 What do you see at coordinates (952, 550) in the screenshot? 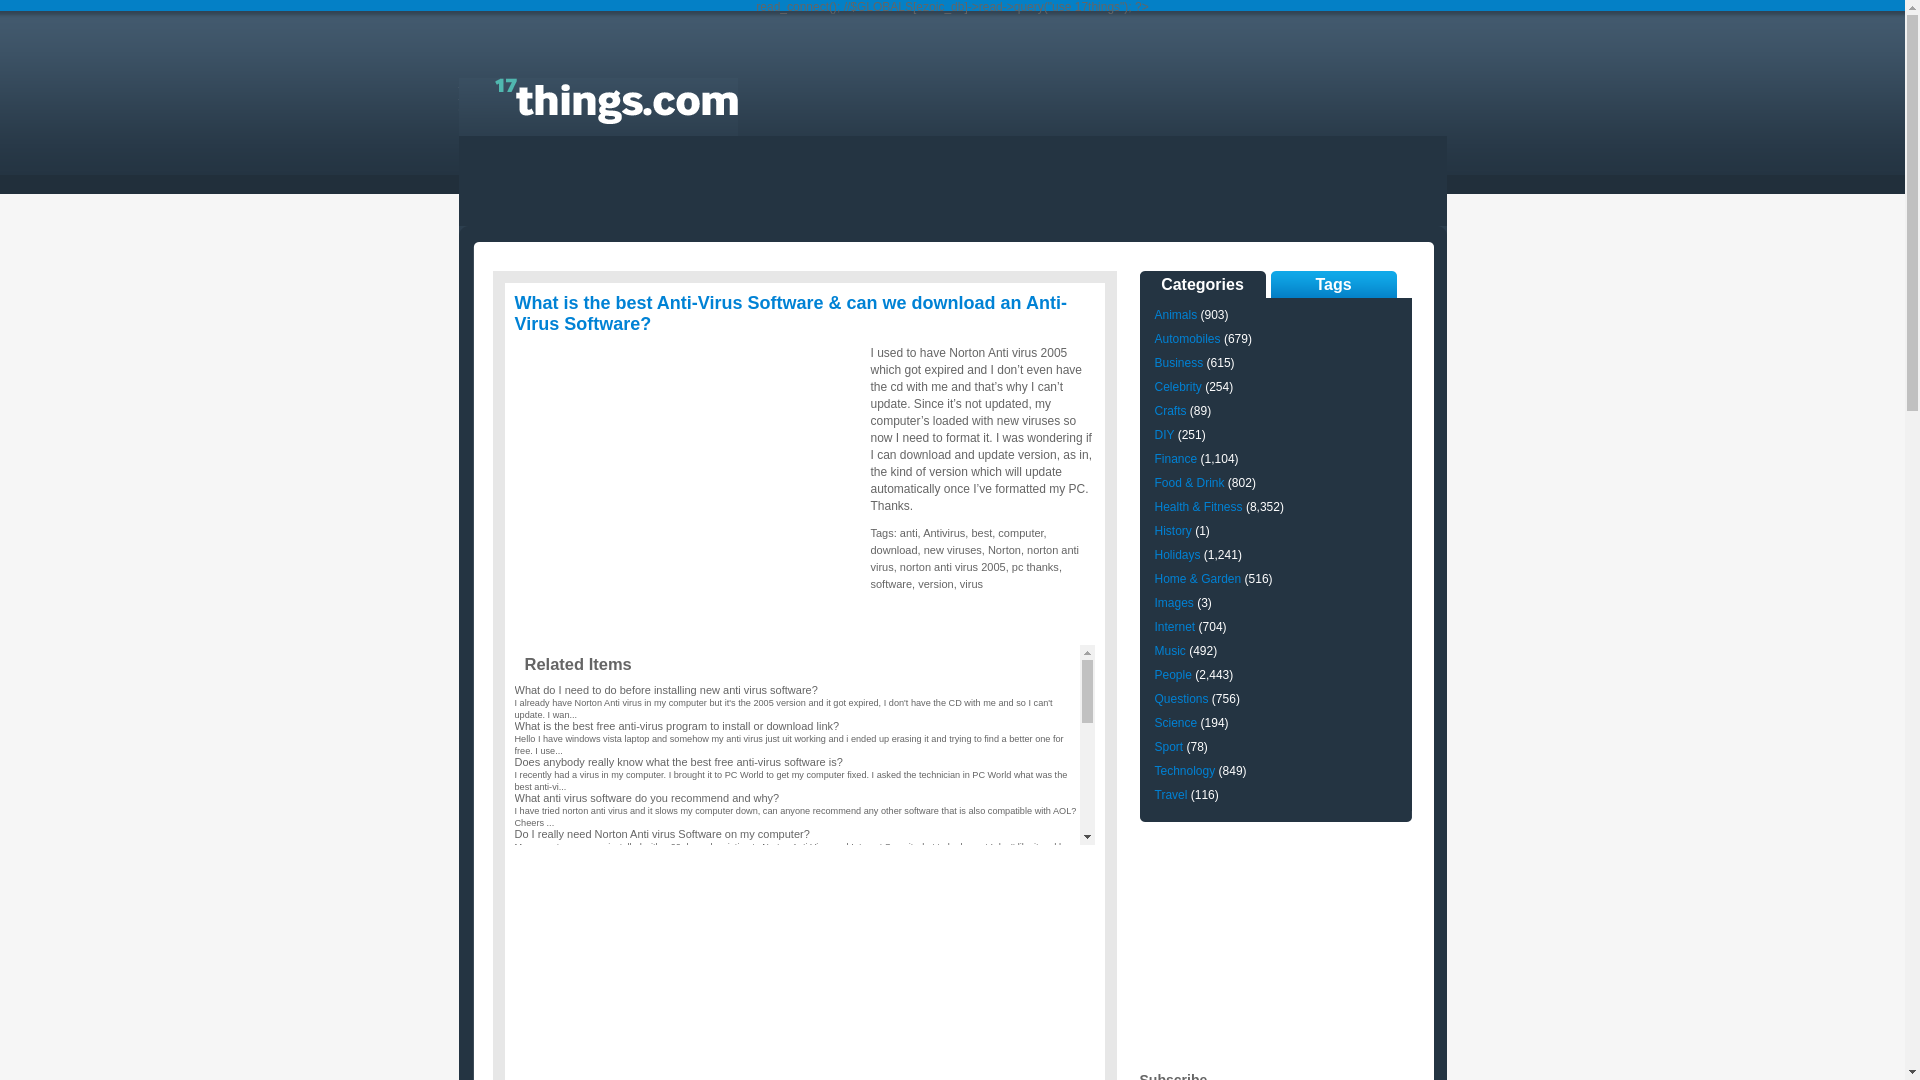
I see `'new viruses'` at bounding box center [952, 550].